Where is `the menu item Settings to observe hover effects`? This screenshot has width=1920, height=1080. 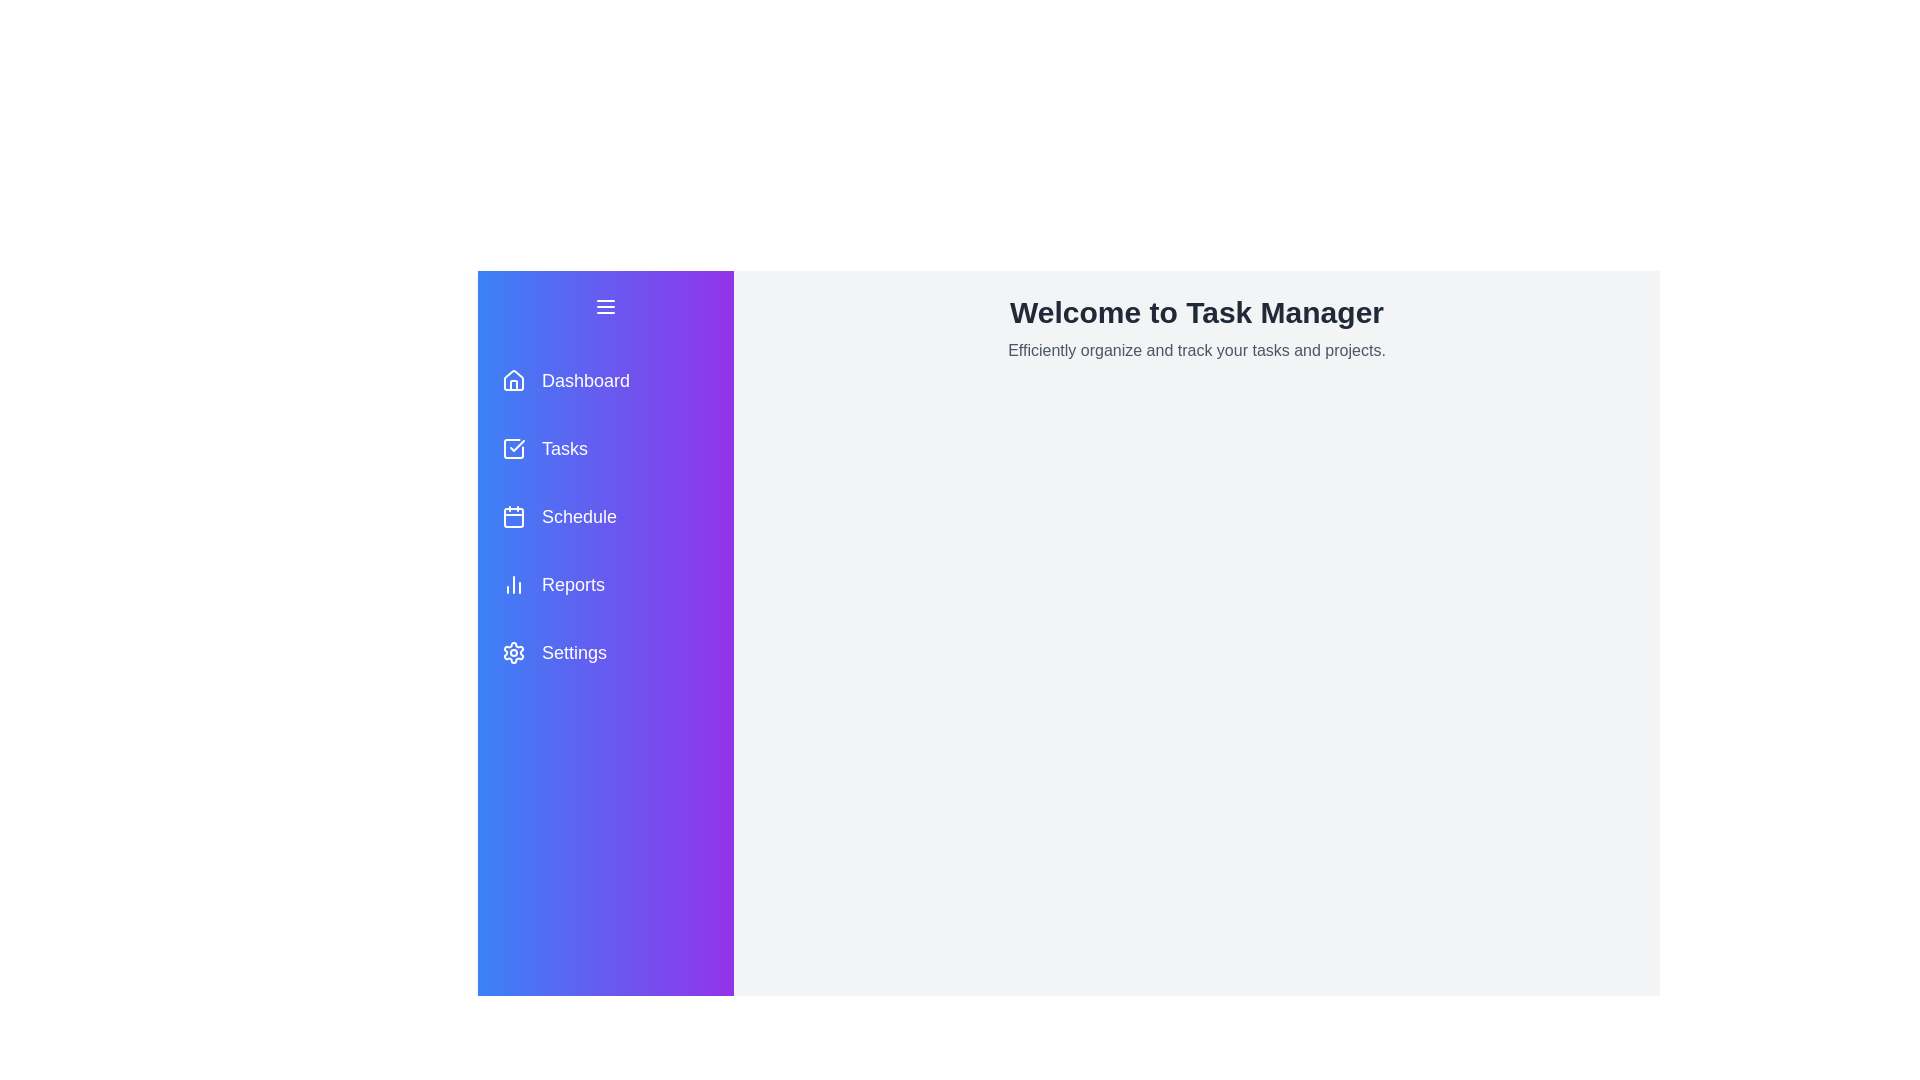
the menu item Settings to observe hover effects is located at coordinates (604, 652).